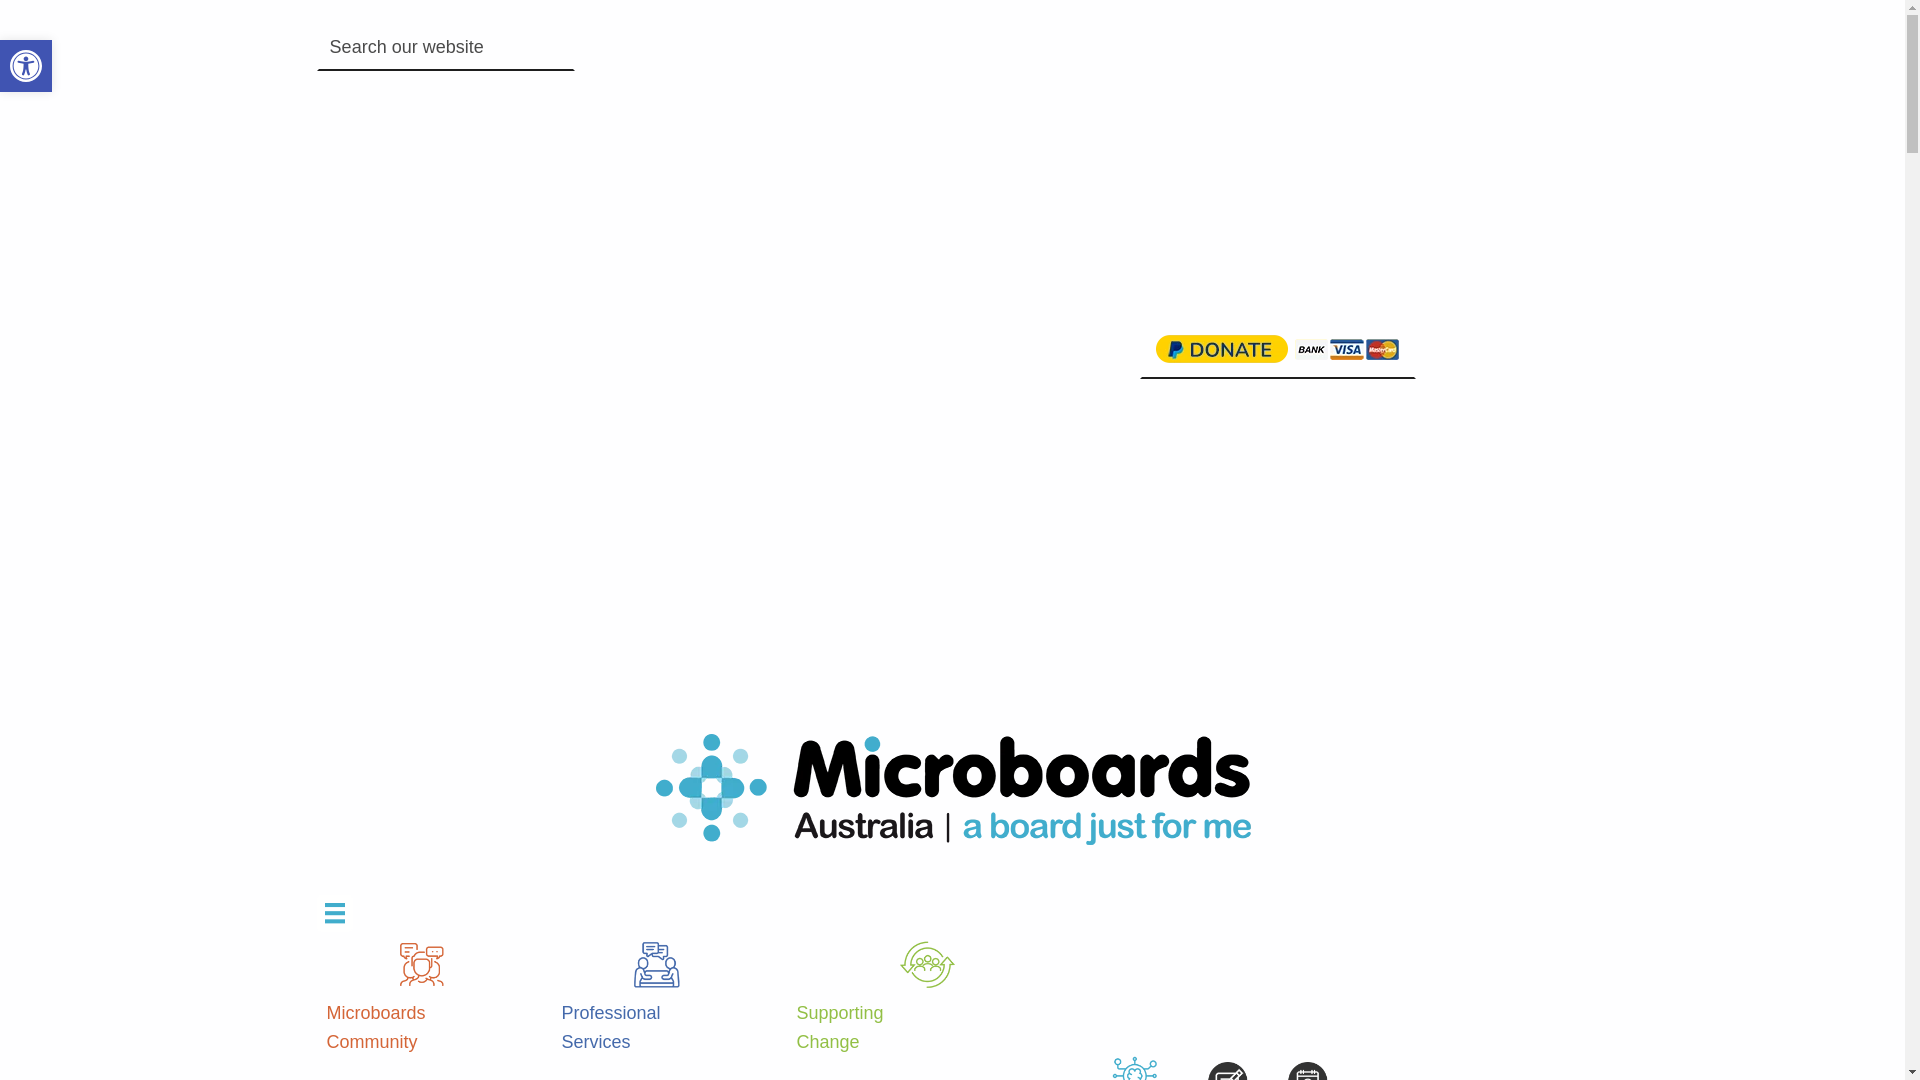 This screenshot has width=1920, height=1080. I want to click on 'Open toolbar, so click(0, 64).